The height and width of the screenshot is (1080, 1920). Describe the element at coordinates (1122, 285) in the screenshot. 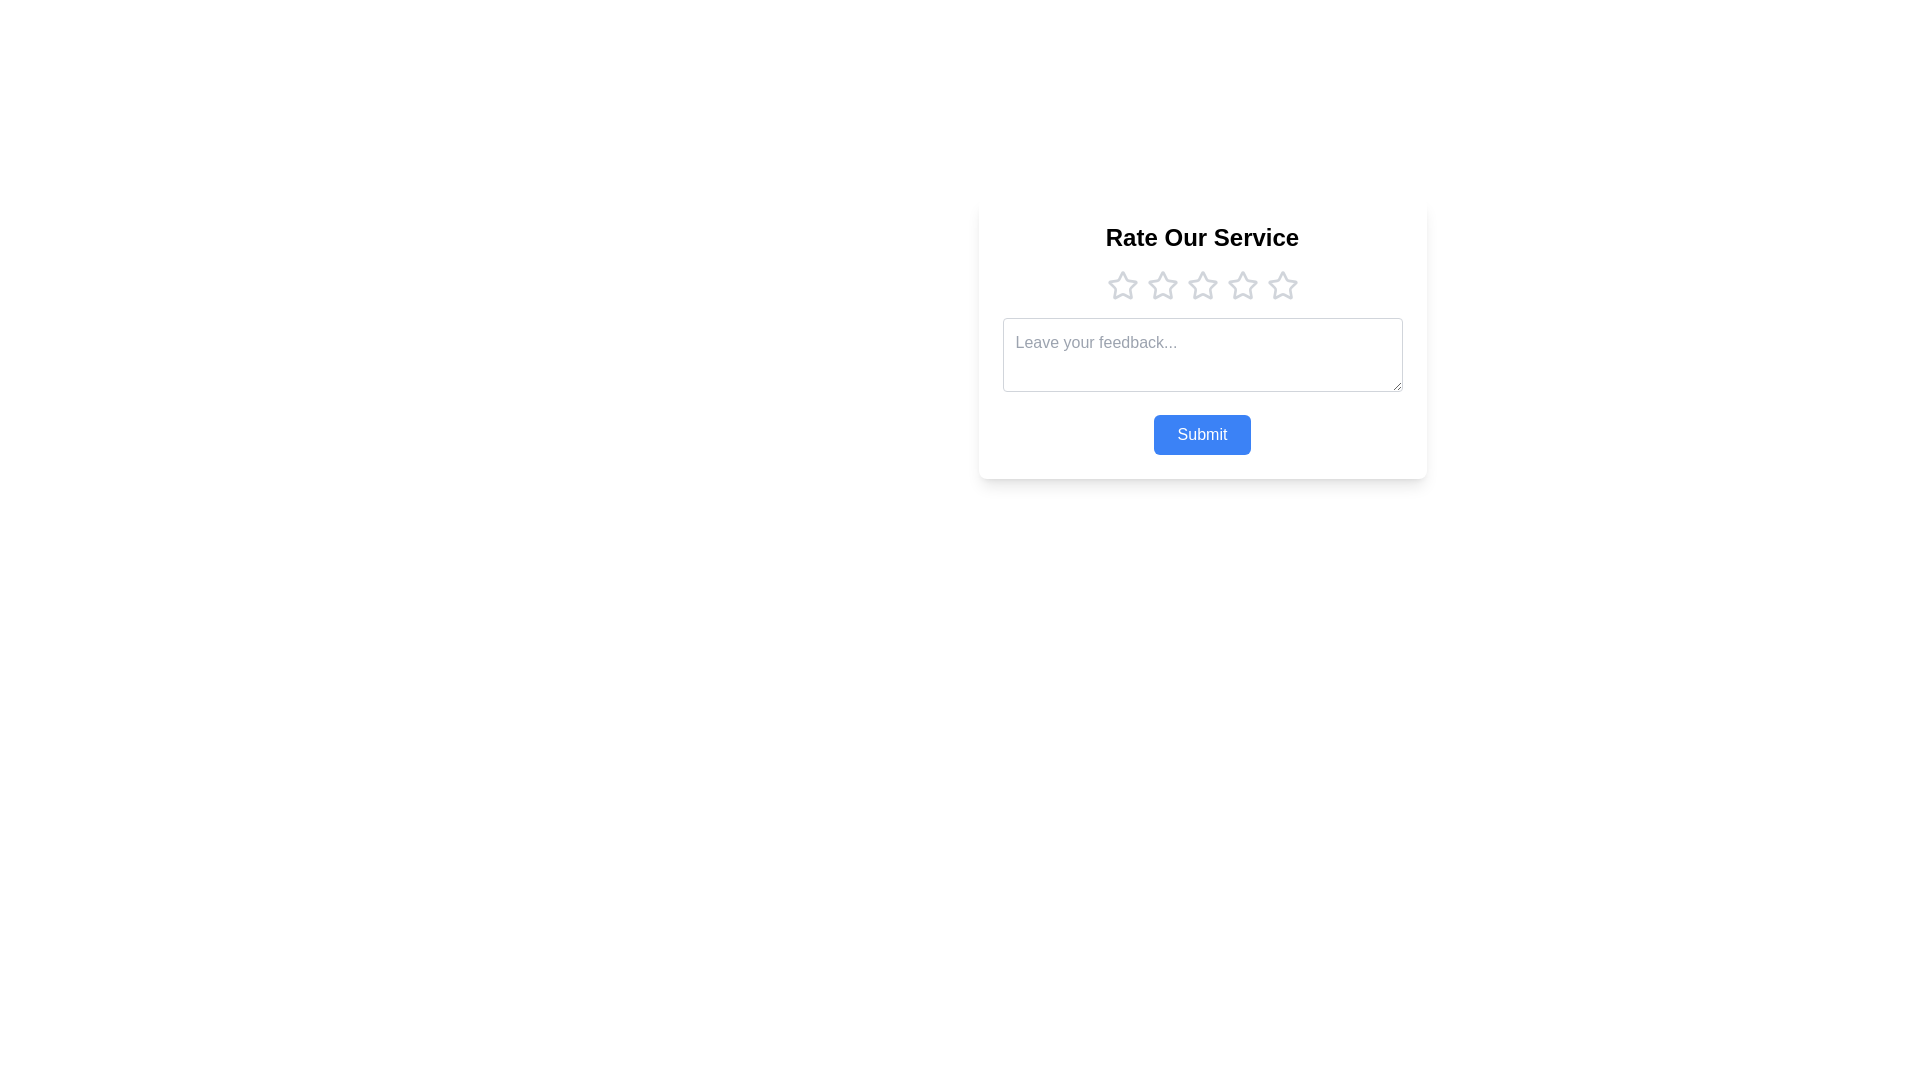

I see `the first star-shaped icon in the rating system below the 'Rate Our Service' title to trigger the tooltip effect` at that location.